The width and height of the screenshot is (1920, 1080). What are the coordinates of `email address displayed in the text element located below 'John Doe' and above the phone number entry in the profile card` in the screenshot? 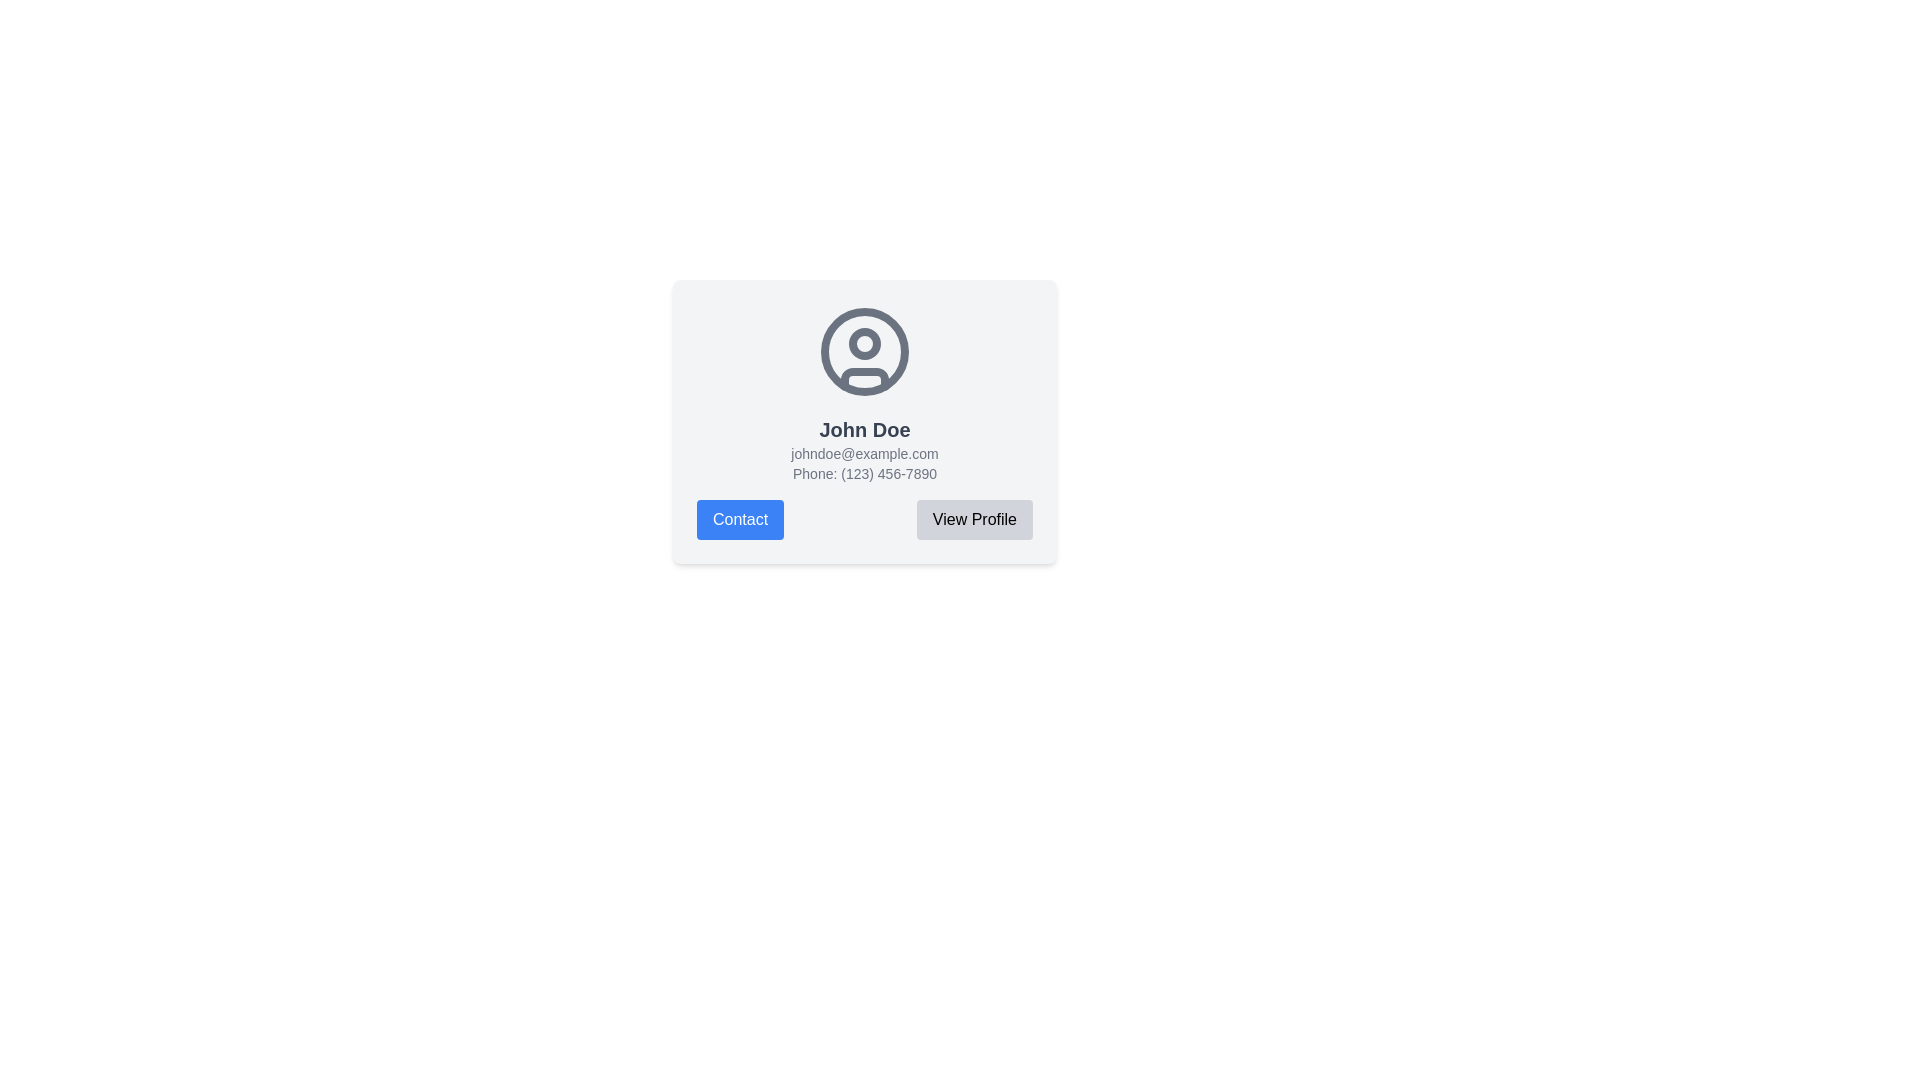 It's located at (864, 454).